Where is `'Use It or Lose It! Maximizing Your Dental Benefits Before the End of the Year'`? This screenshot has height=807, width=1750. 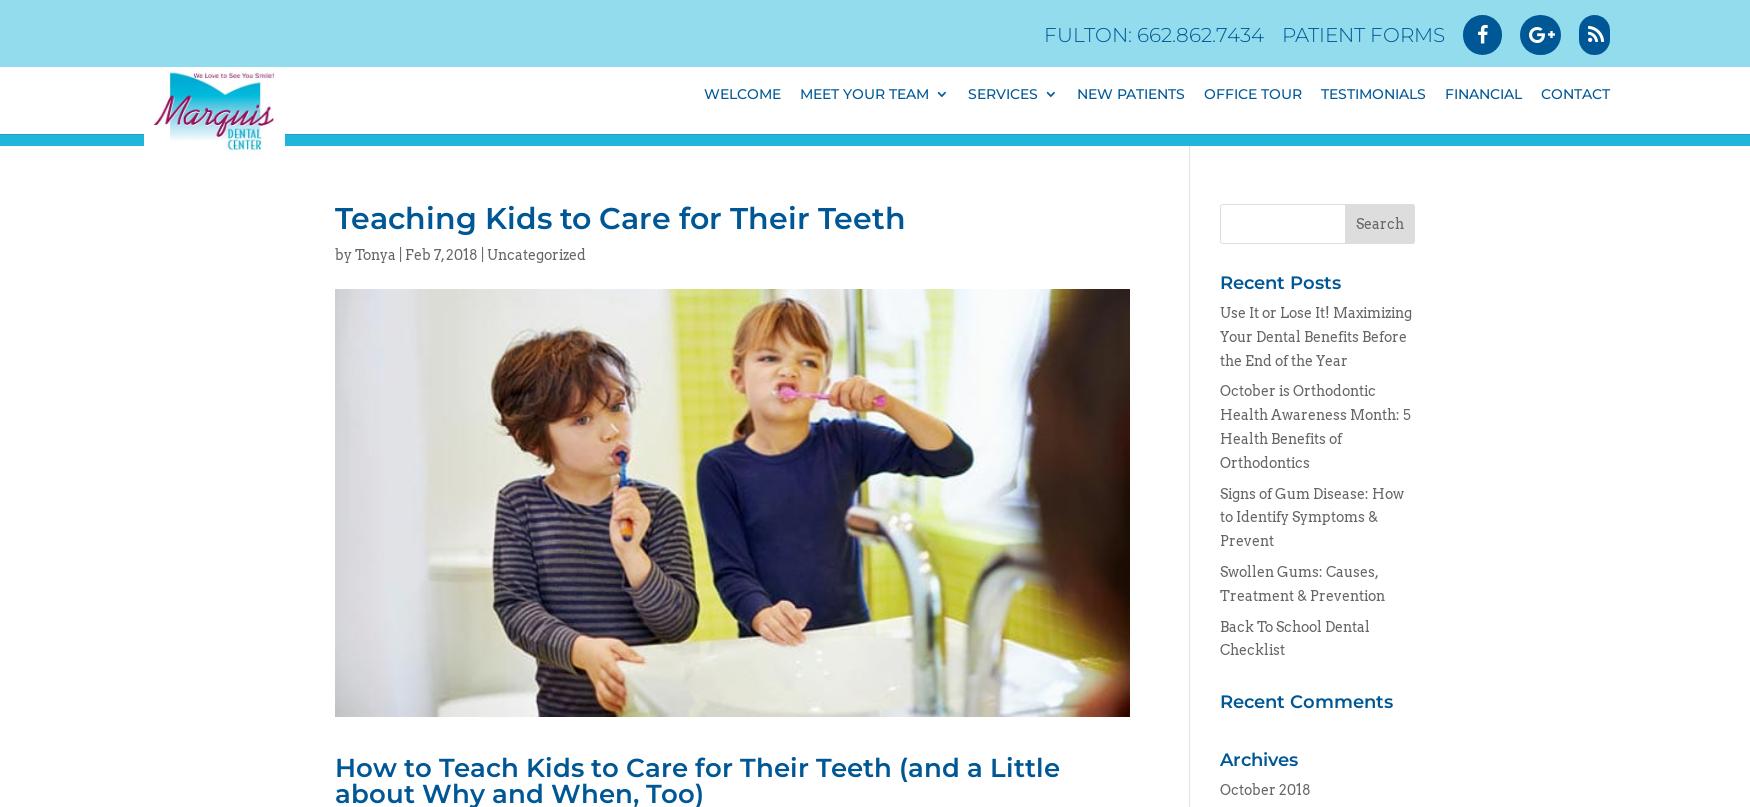 'Use It or Lose It! Maximizing Your Dental Benefits Before the End of the Year' is located at coordinates (1219, 336).